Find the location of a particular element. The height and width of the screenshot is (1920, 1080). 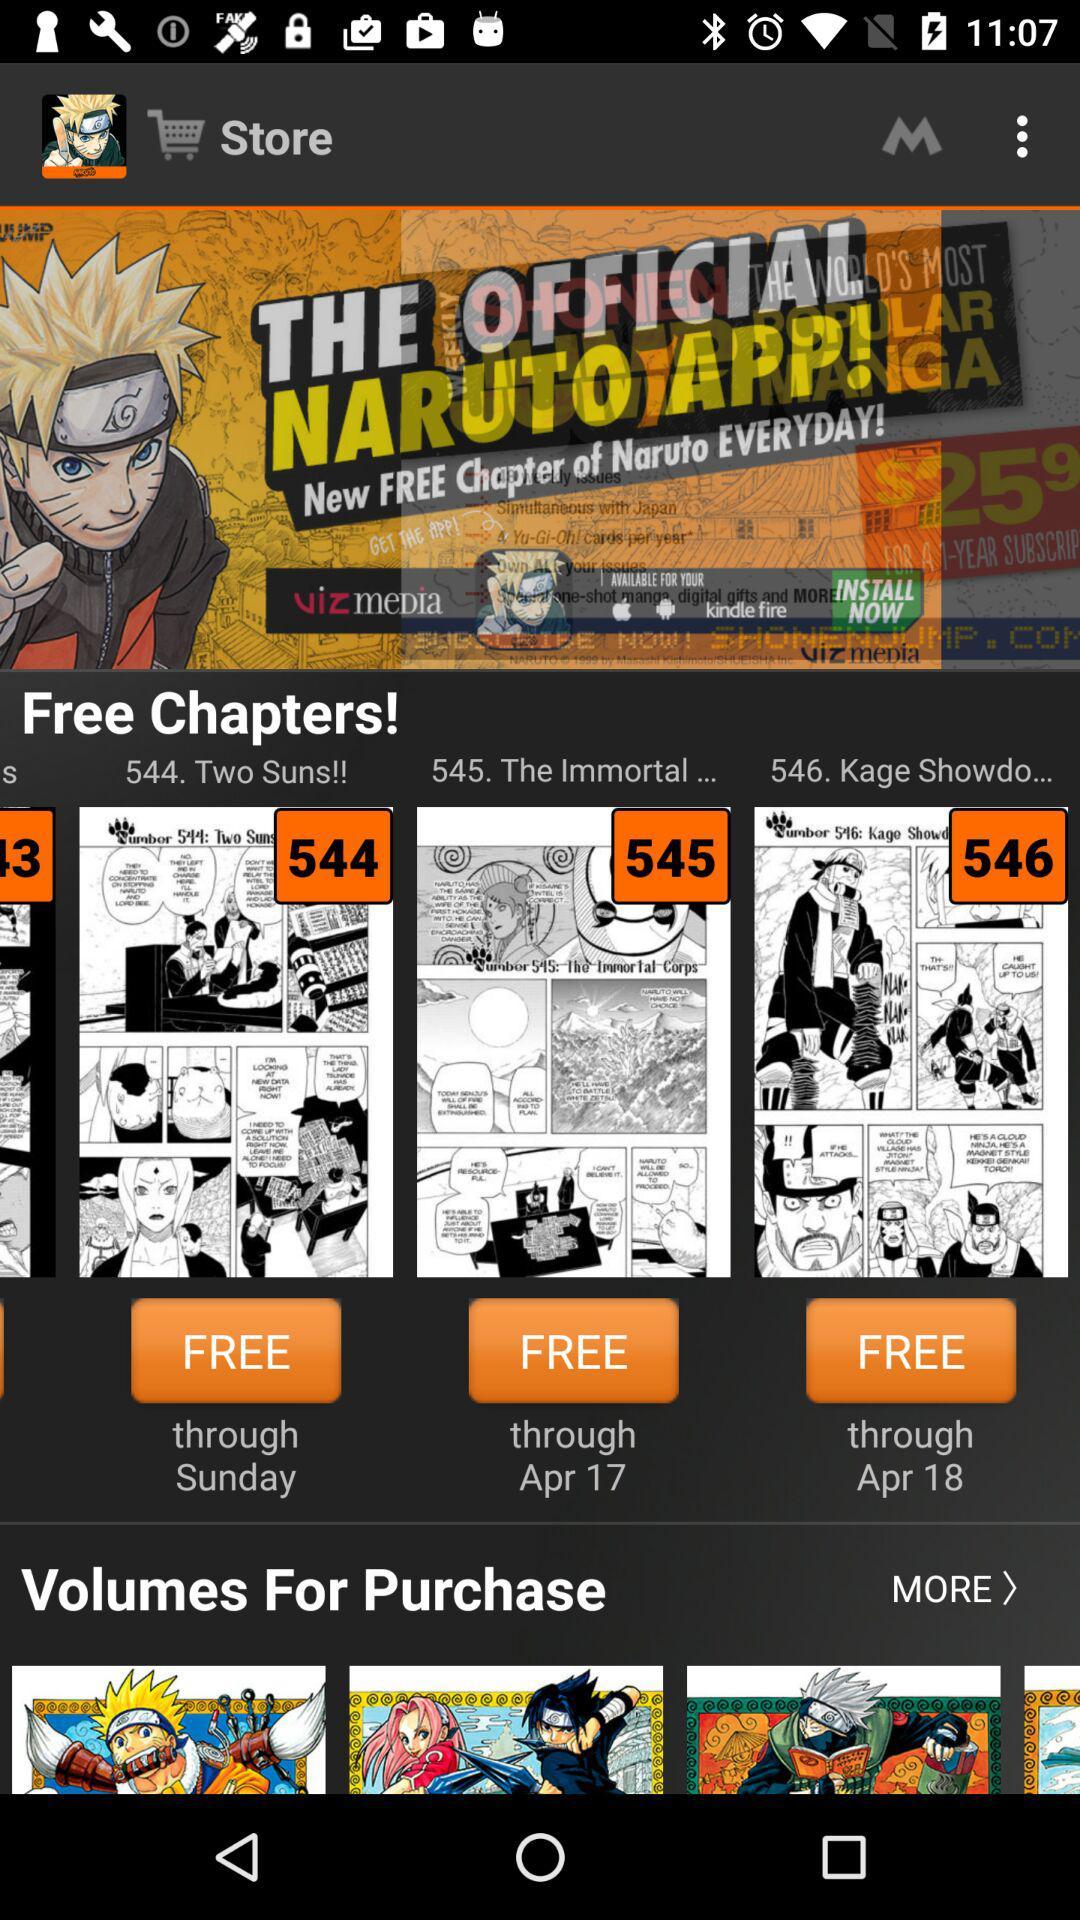

item next to the free item is located at coordinates (234, 1454).